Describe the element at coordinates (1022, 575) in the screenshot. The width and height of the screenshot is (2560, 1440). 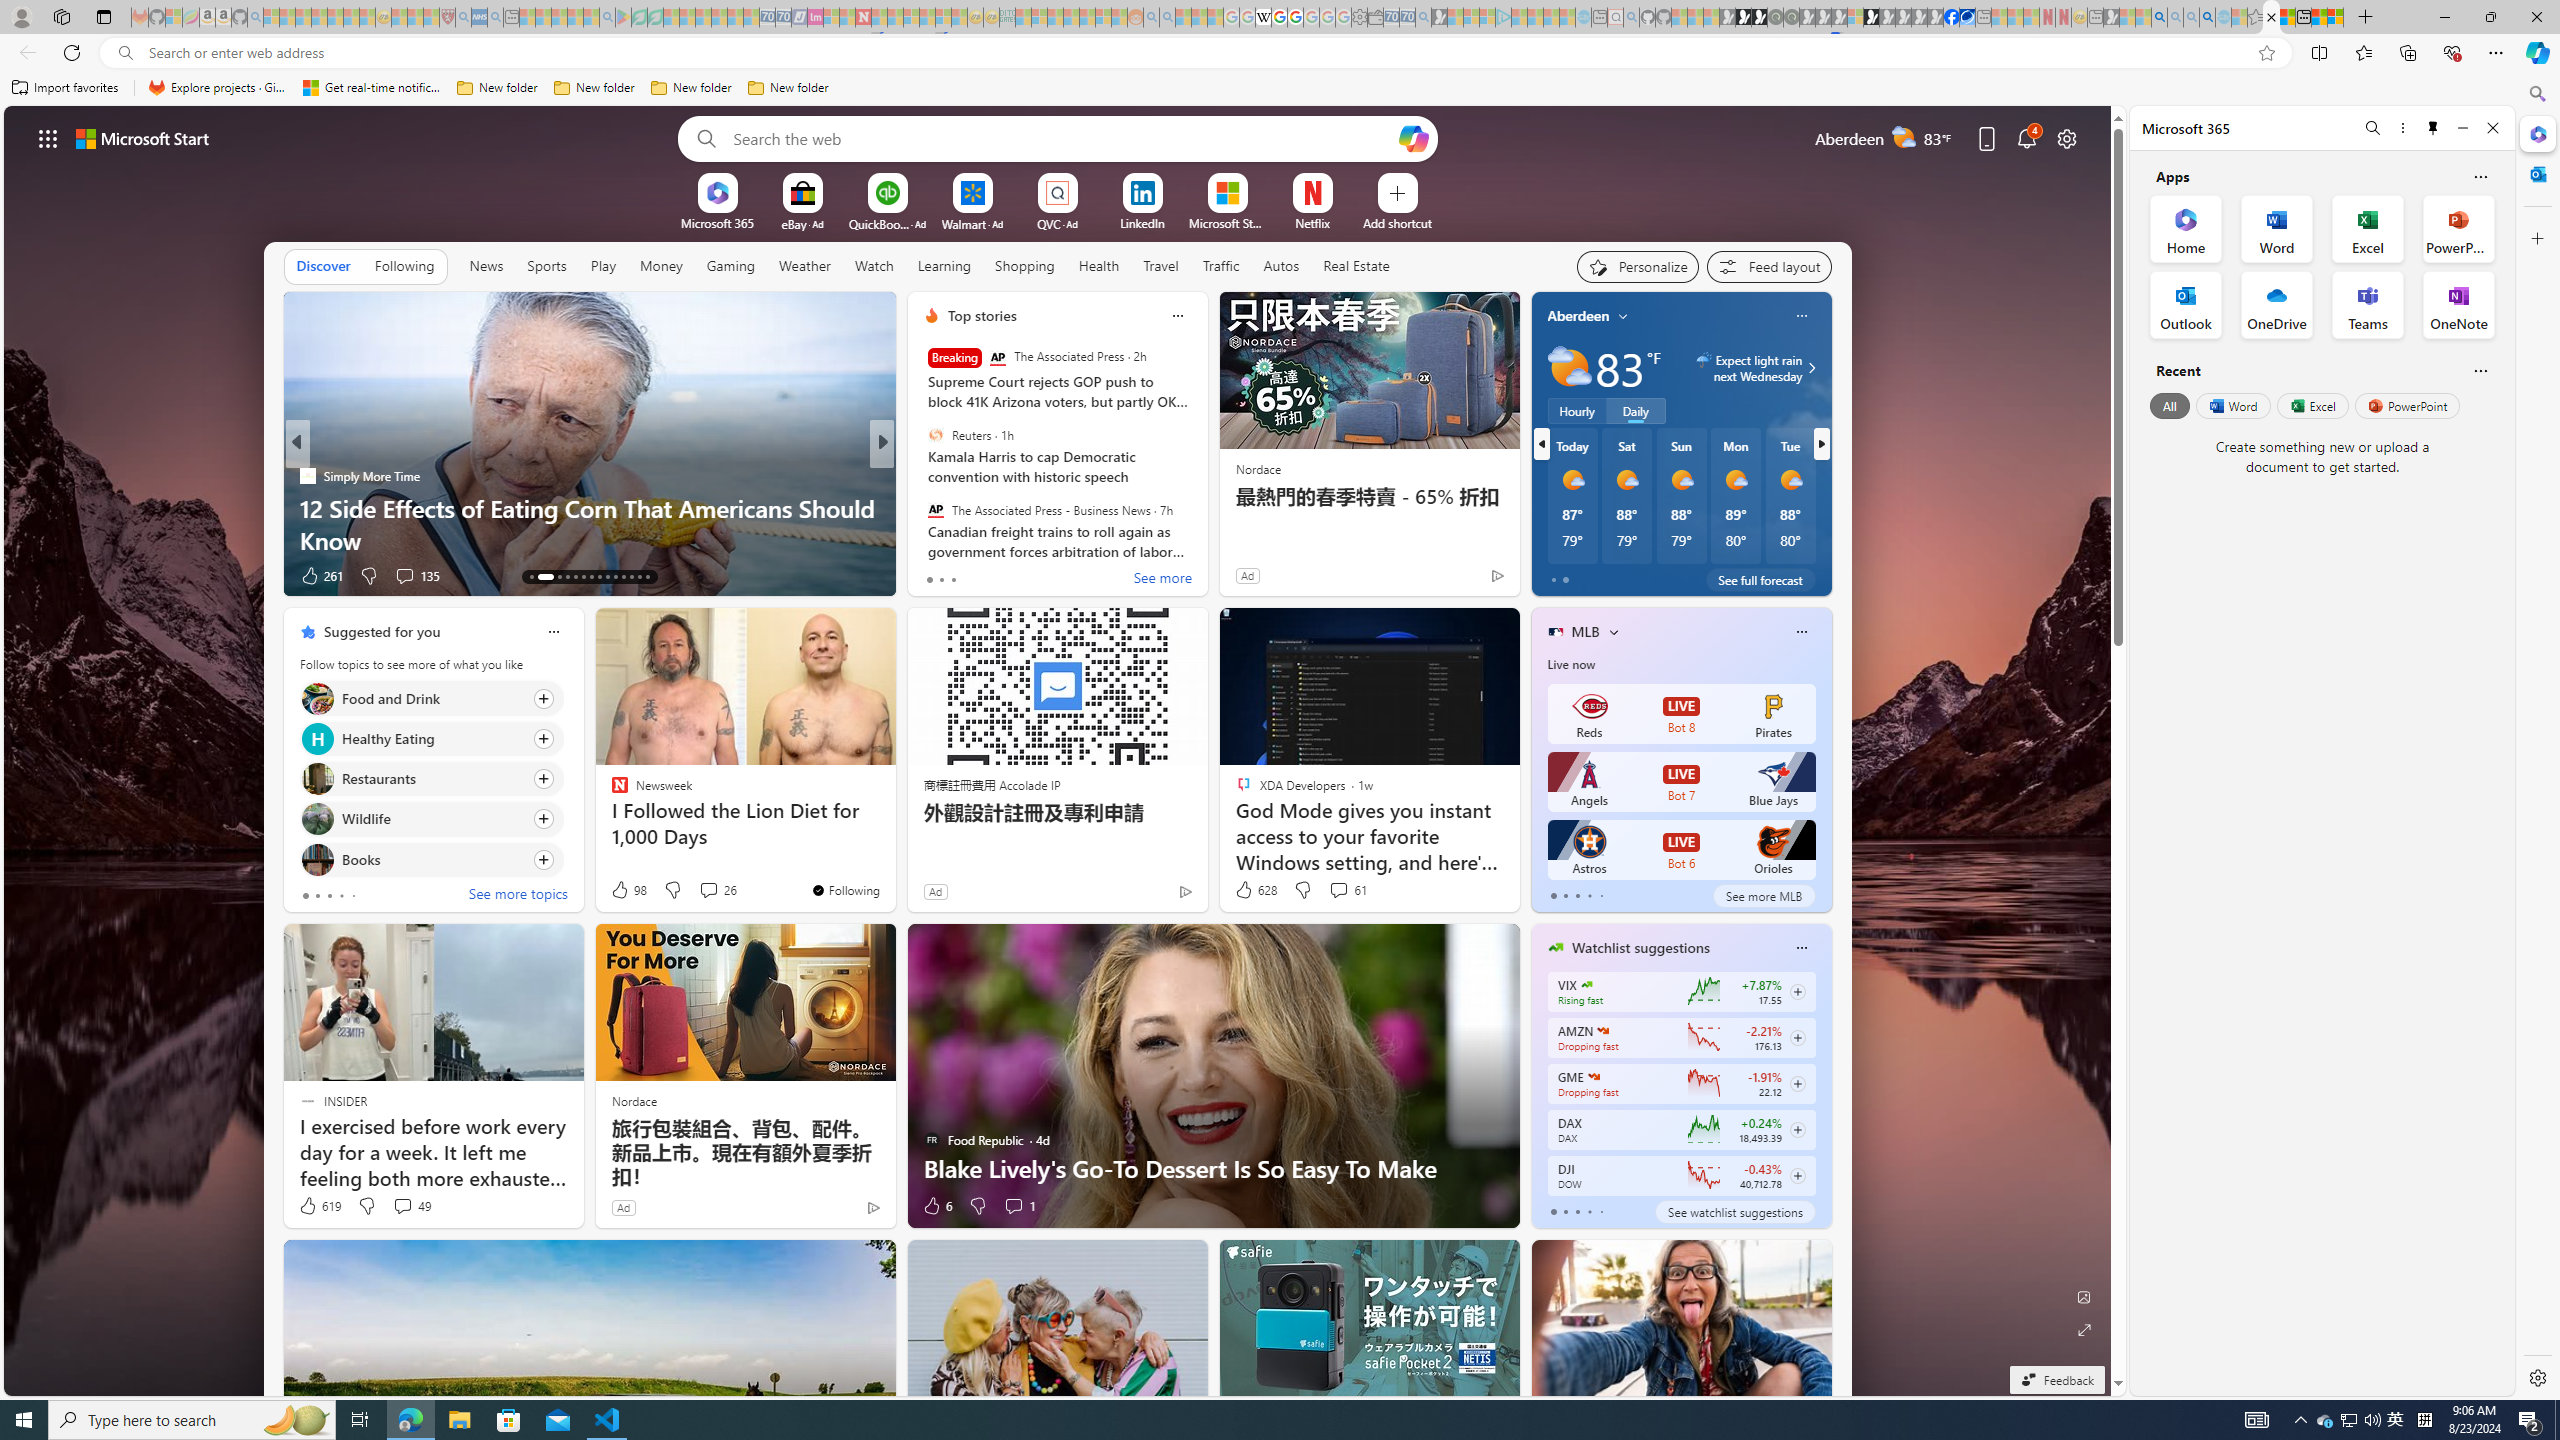
I see `'View comments 67 Comment'` at that location.